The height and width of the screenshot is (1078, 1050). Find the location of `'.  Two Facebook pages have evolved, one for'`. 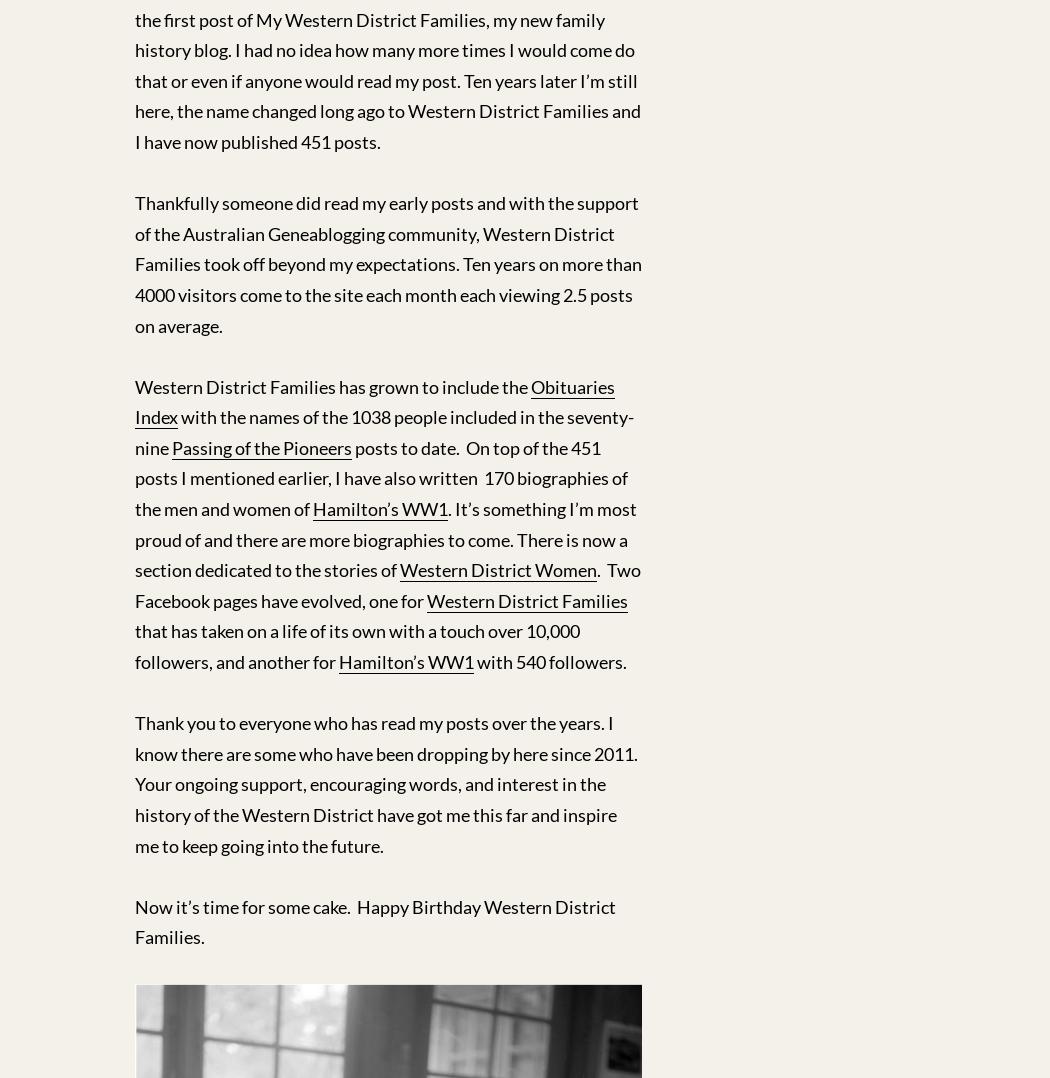

'.  Two Facebook pages have evolved, one for' is located at coordinates (134, 585).